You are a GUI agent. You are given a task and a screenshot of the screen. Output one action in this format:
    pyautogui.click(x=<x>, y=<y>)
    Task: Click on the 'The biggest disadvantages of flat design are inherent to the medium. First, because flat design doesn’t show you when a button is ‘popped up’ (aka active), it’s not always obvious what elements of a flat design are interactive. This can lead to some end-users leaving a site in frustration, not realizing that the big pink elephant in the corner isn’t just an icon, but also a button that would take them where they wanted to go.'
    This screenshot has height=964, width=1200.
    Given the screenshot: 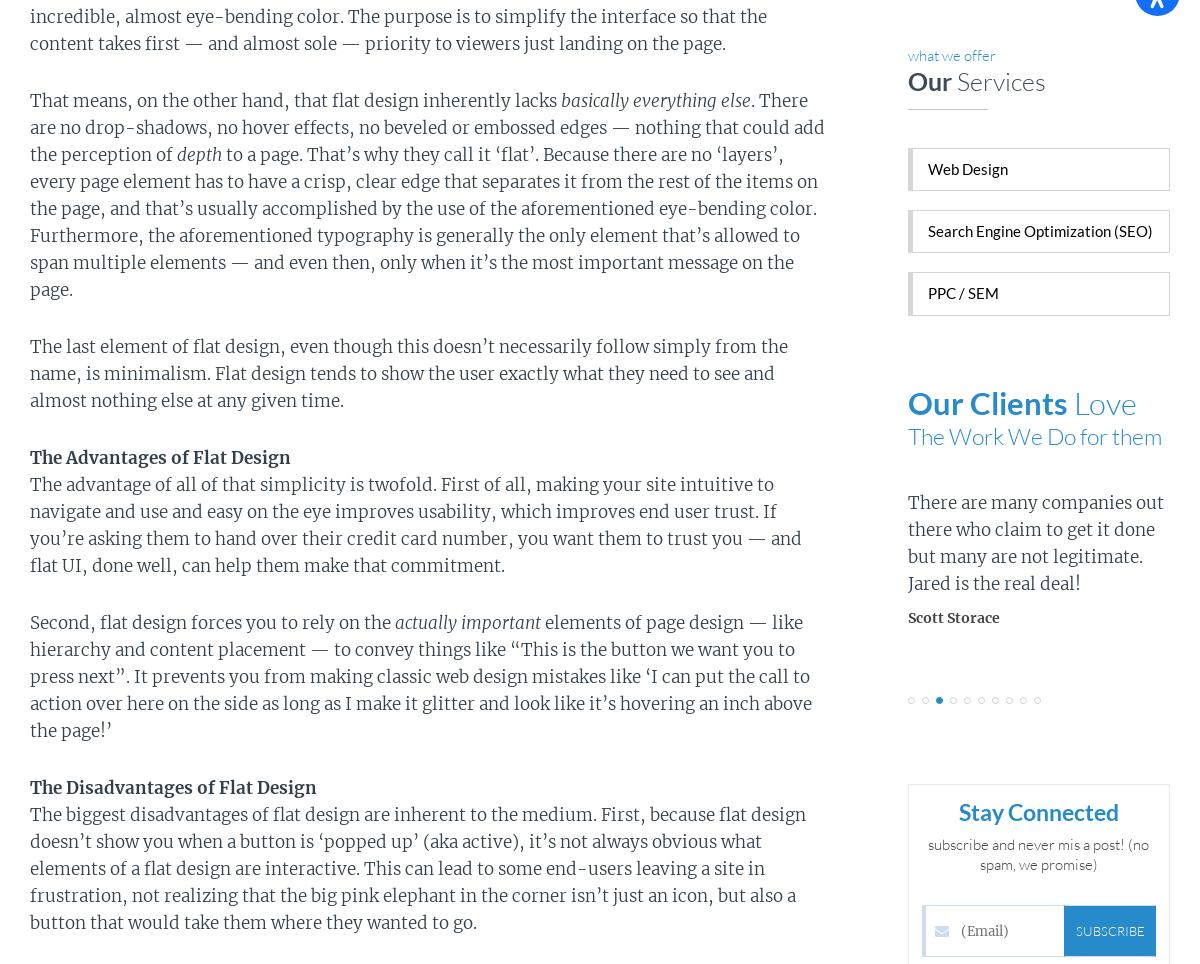 What is the action you would take?
    pyautogui.click(x=30, y=867)
    